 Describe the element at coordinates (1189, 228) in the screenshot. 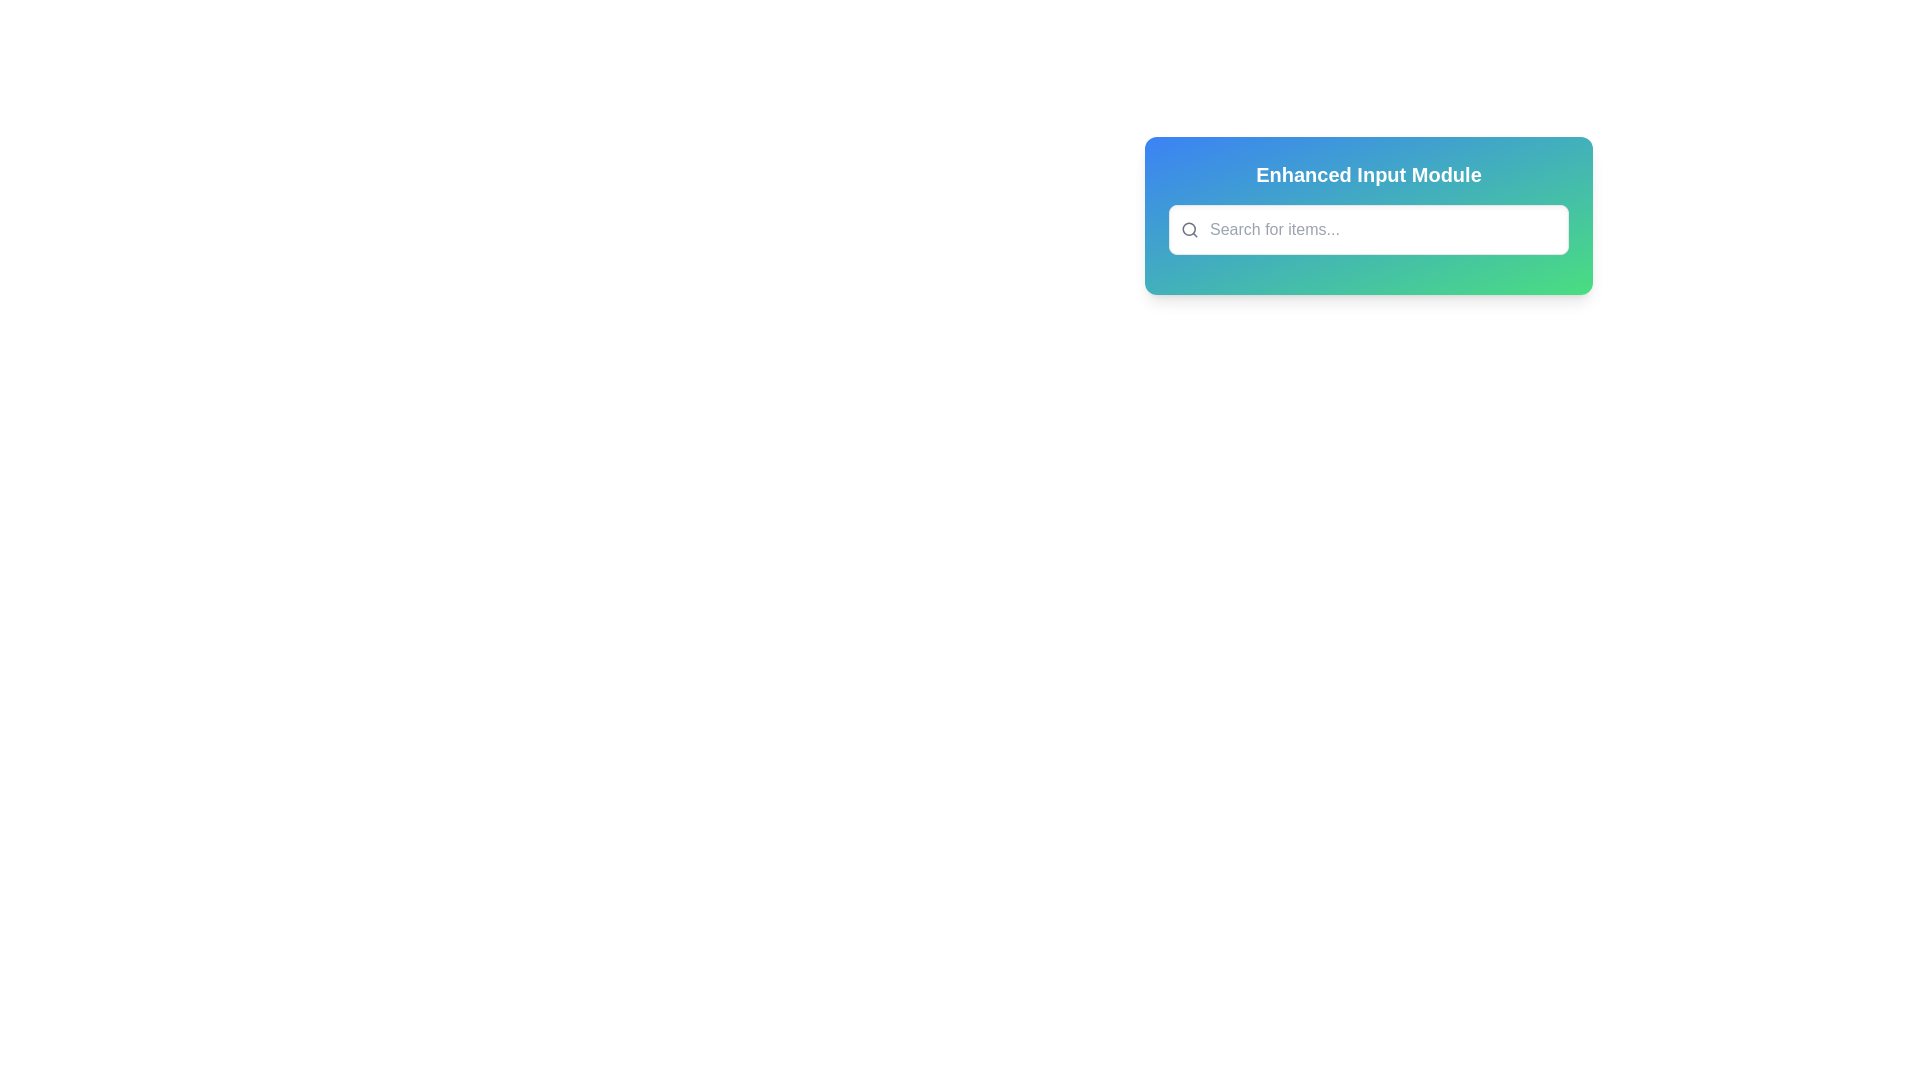

I see `the small circular SVG element that is part of an icon group located to the left of the text input field` at that location.